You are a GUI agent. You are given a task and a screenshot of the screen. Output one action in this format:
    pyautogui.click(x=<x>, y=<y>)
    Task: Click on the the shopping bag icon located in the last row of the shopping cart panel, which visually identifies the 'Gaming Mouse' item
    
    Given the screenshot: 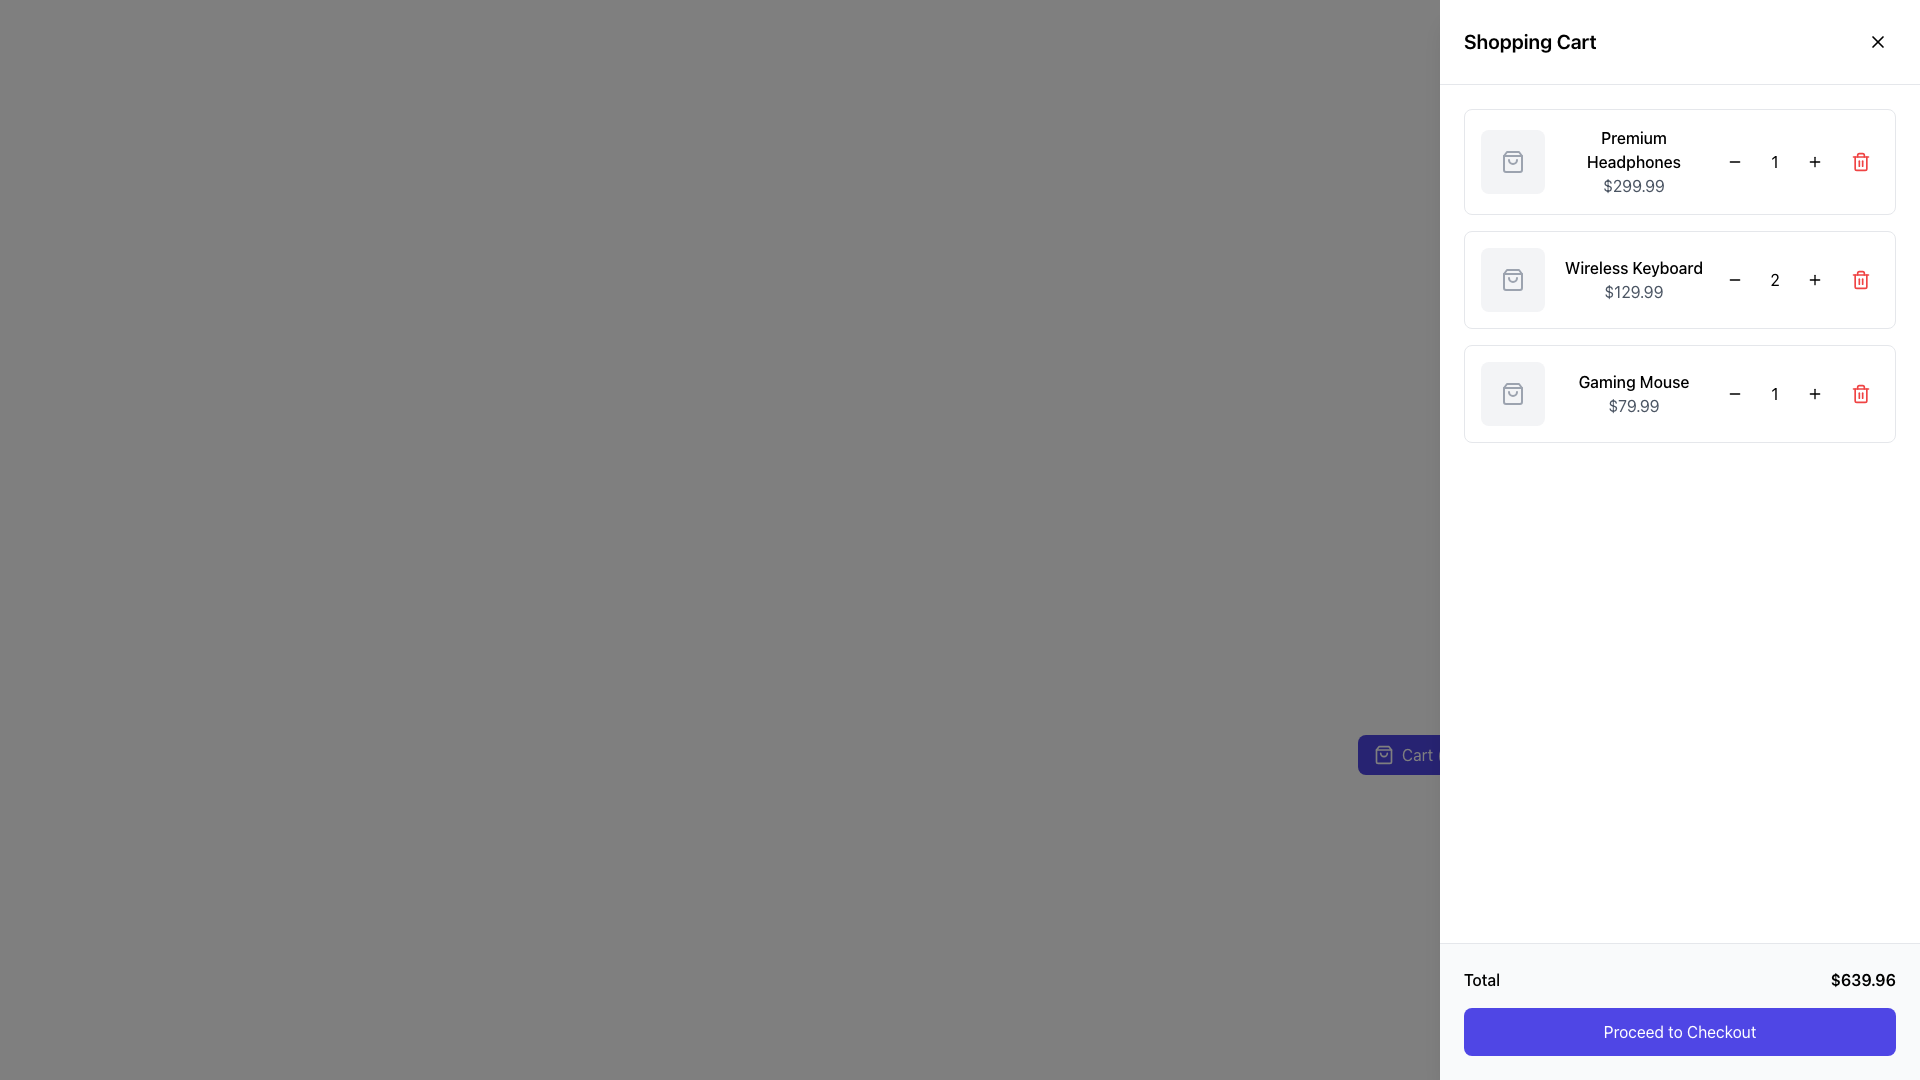 What is the action you would take?
    pyautogui.click(x=1512, y=393)
    